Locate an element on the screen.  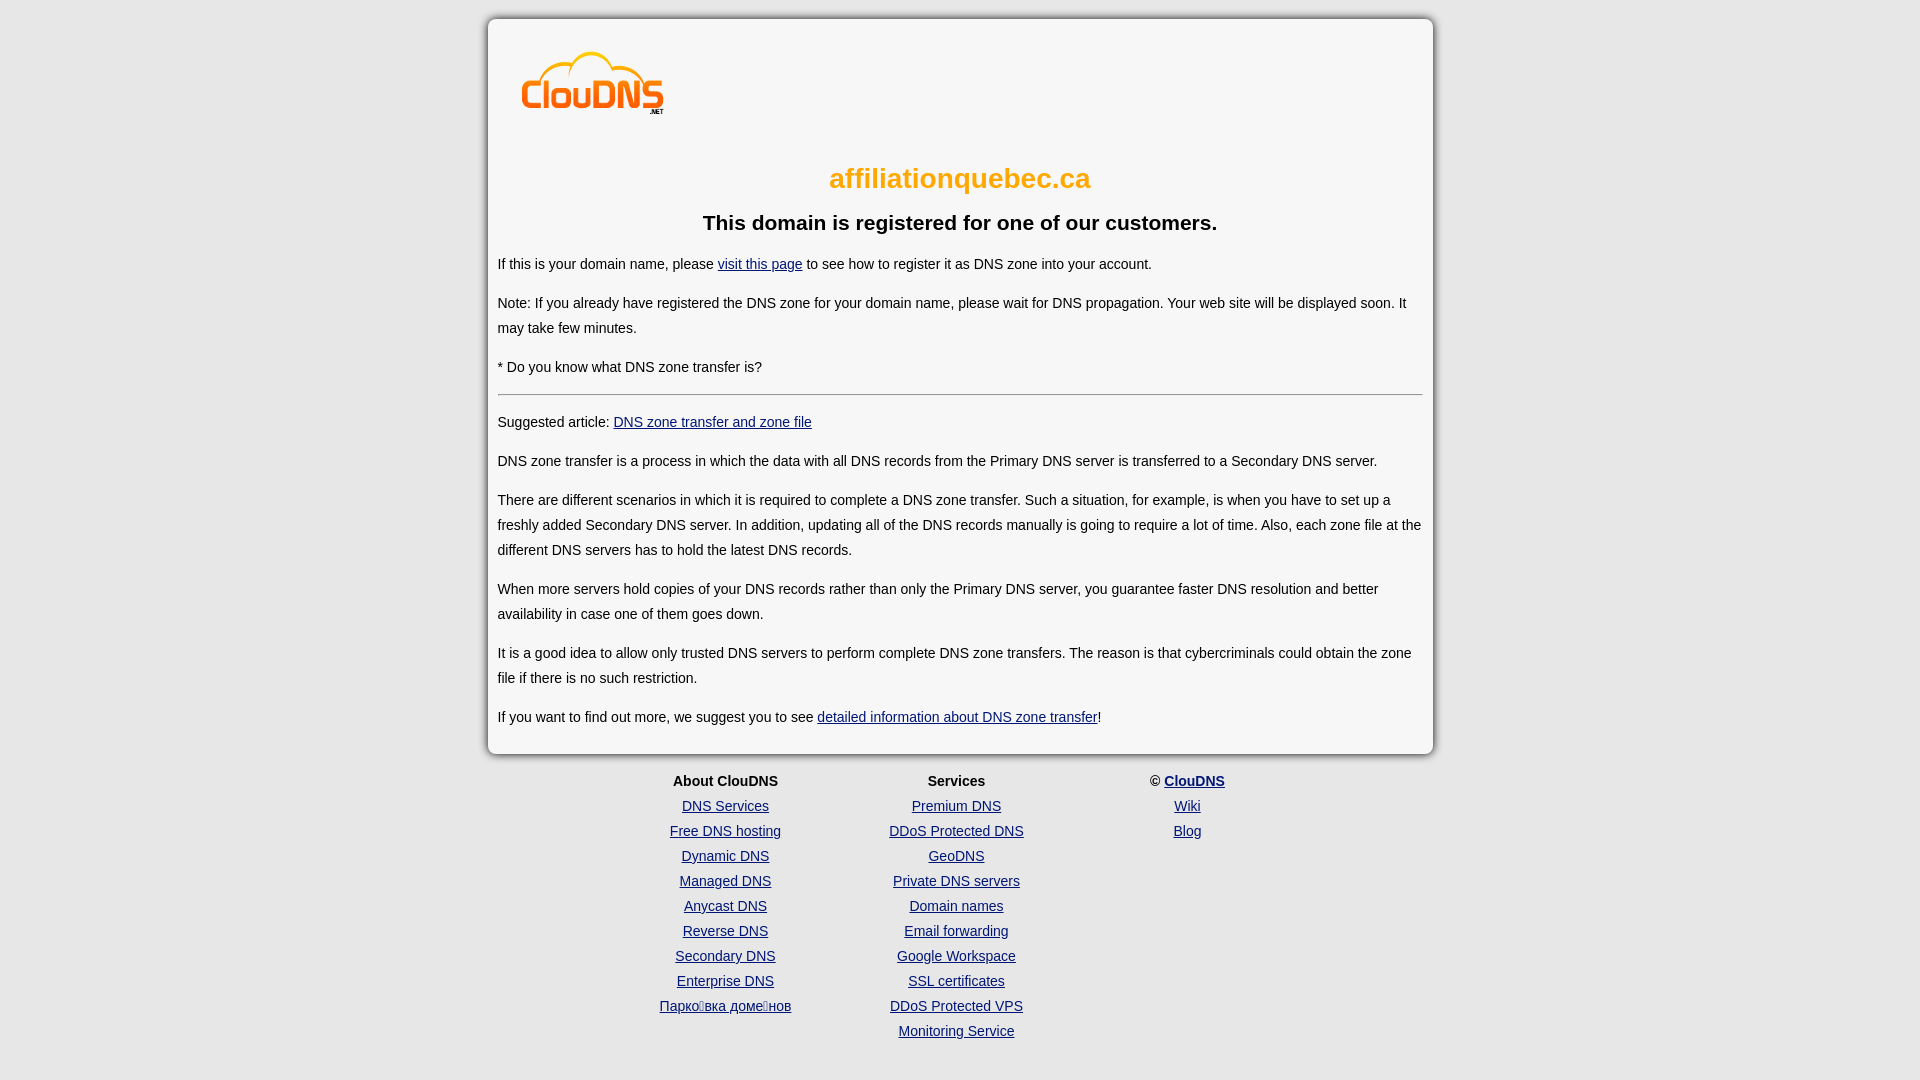
'Managed DNS' is located at coordinates (724, 879).